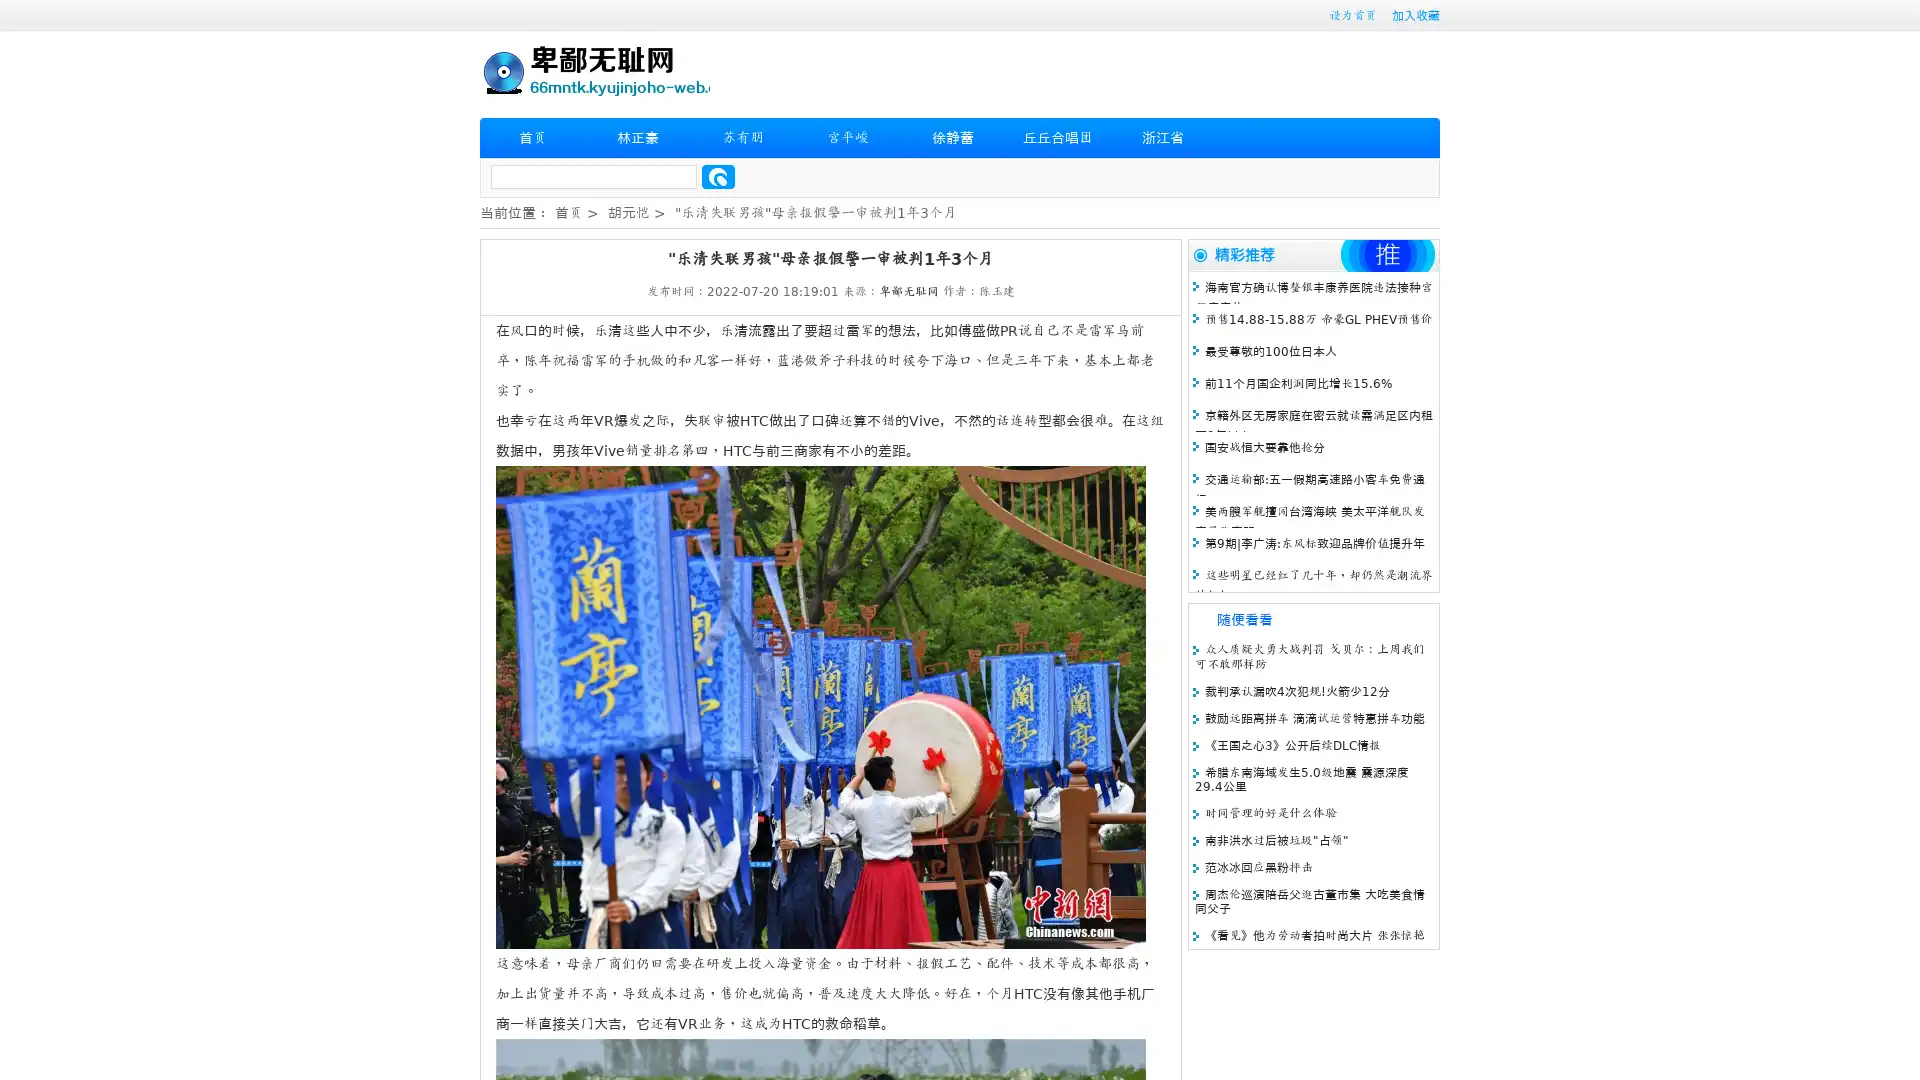 Image resolution: width=1920 pixels, height=1080 pixels. What do you see at coordinates (718, 176) in the screenshot?
I see `Search` at bounding box center [718, 176].